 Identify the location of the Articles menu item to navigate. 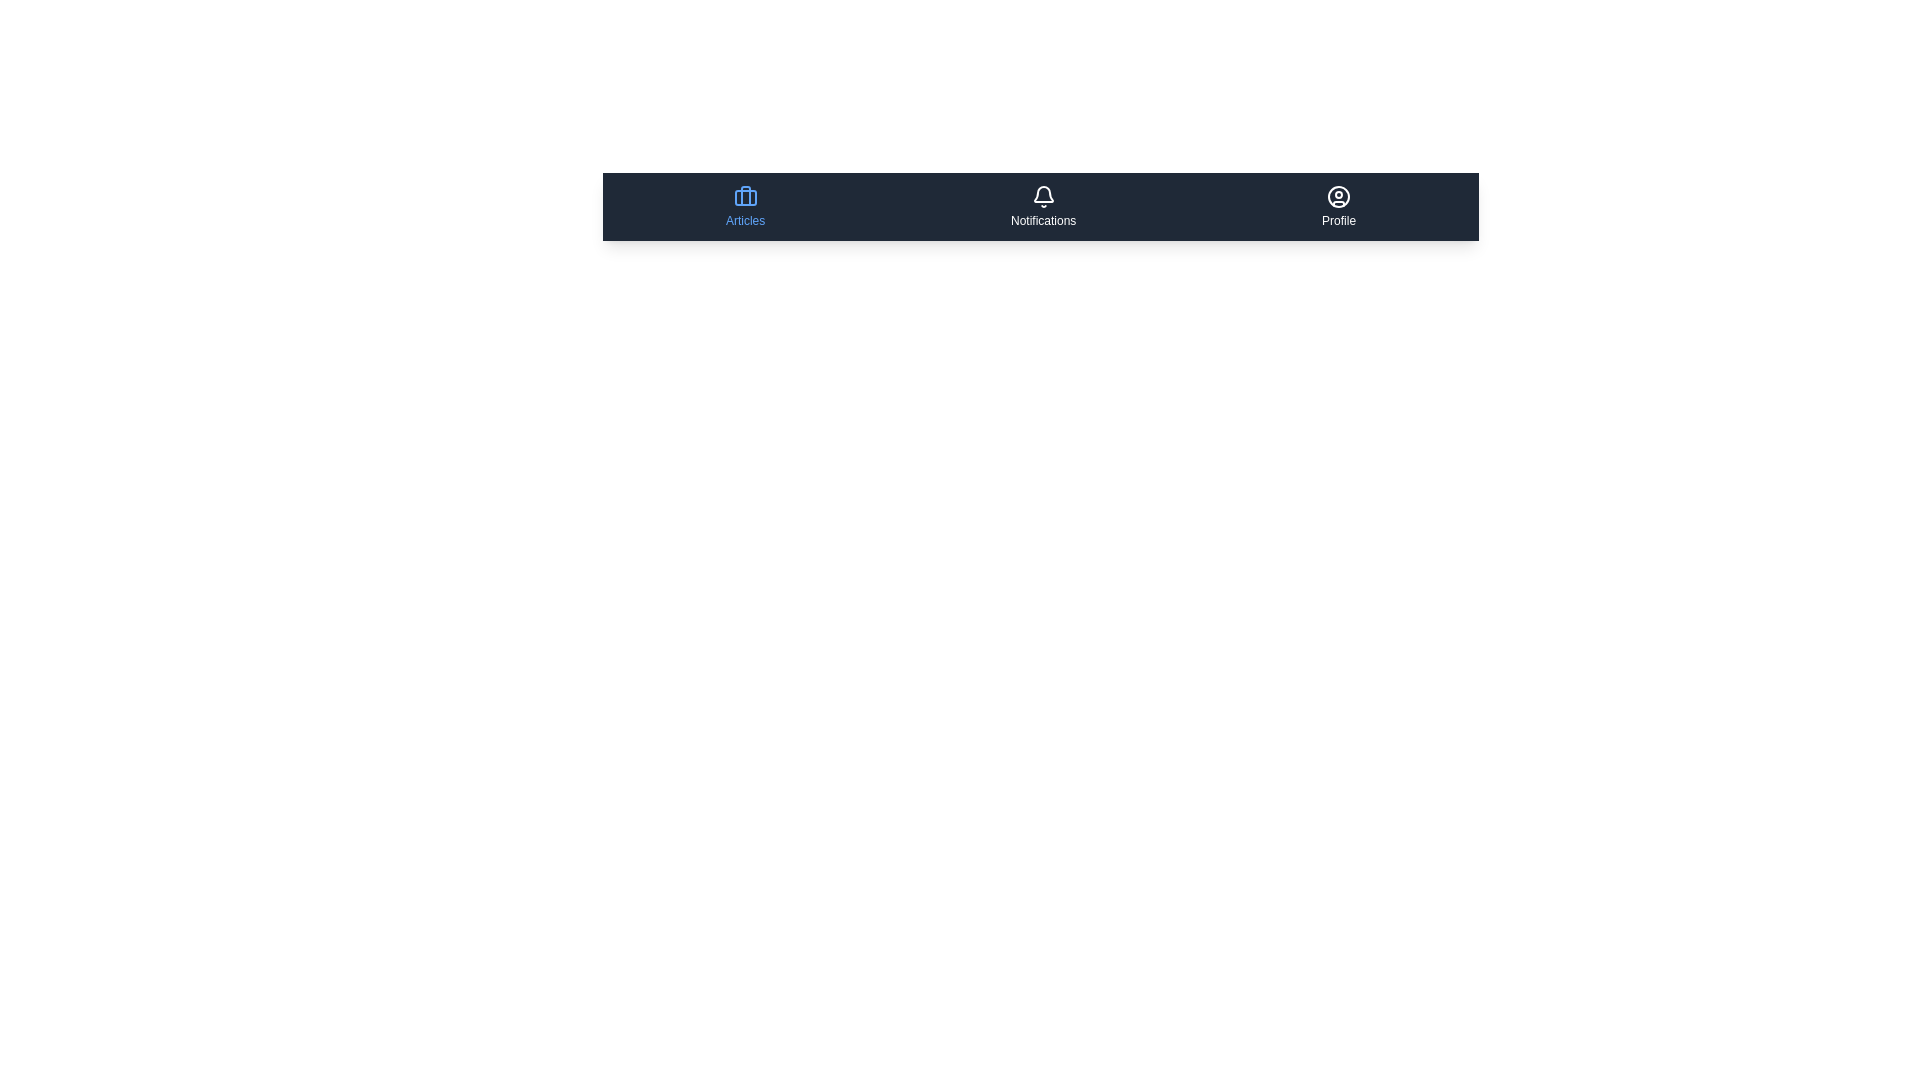
(744, 207).